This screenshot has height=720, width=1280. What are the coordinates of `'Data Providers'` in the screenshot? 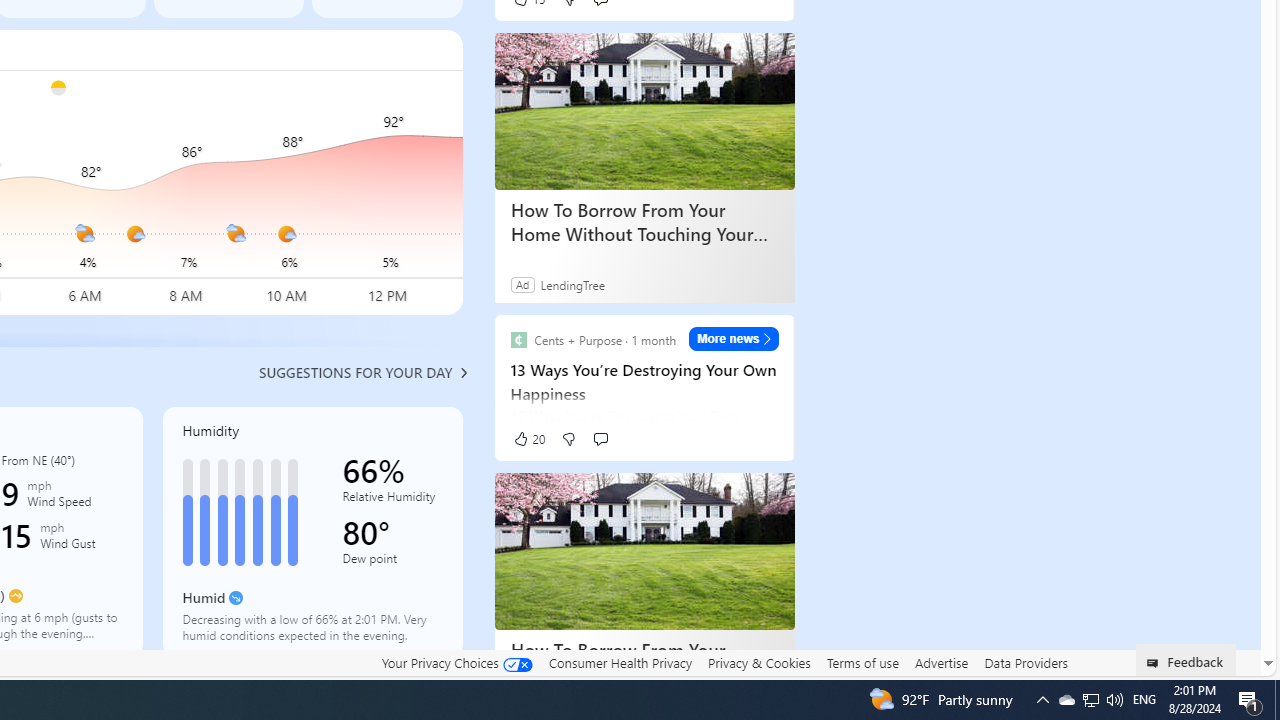 It's located at (1025, 662).